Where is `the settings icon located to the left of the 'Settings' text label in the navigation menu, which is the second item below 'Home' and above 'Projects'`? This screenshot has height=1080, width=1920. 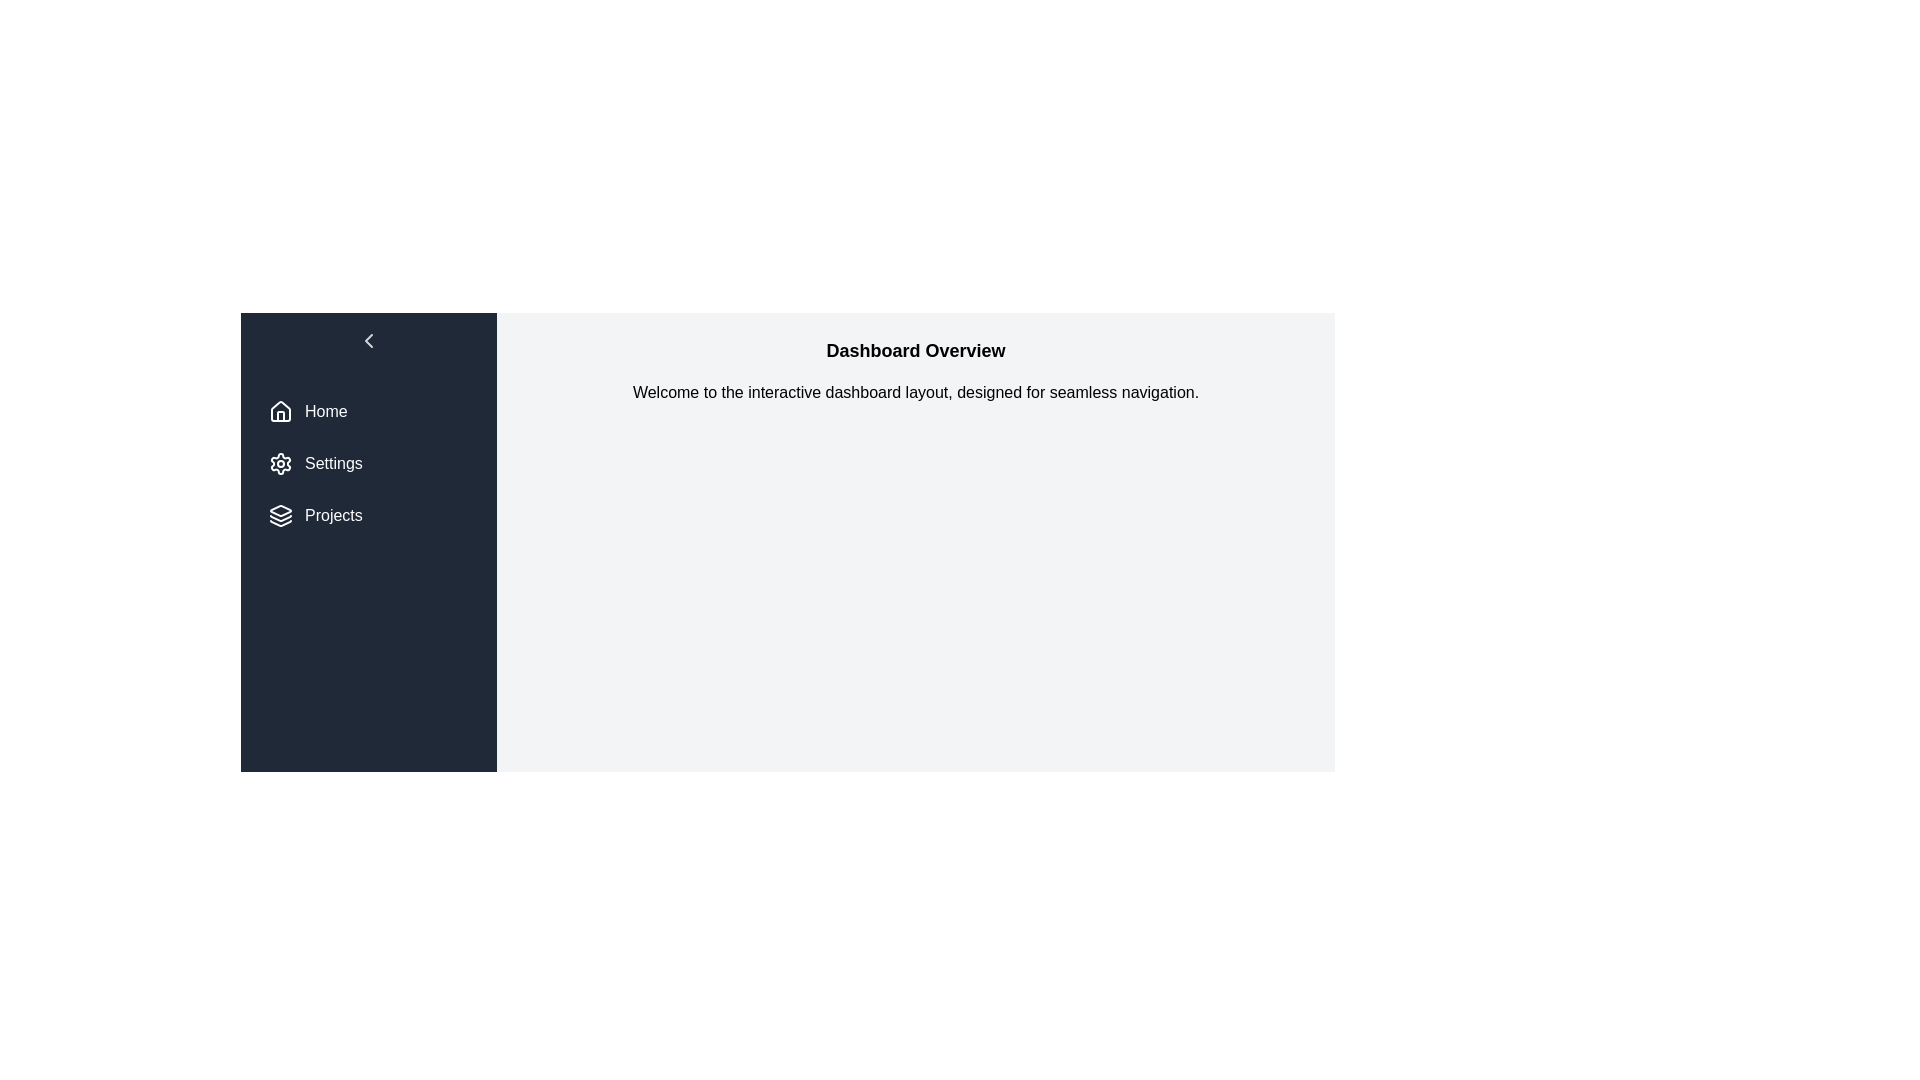
the settings icon located to the left of the 'Settings' text label in the navigation menu, which is the second item below 'Home' and above 'Projects' is located at coordinates (280, 463).